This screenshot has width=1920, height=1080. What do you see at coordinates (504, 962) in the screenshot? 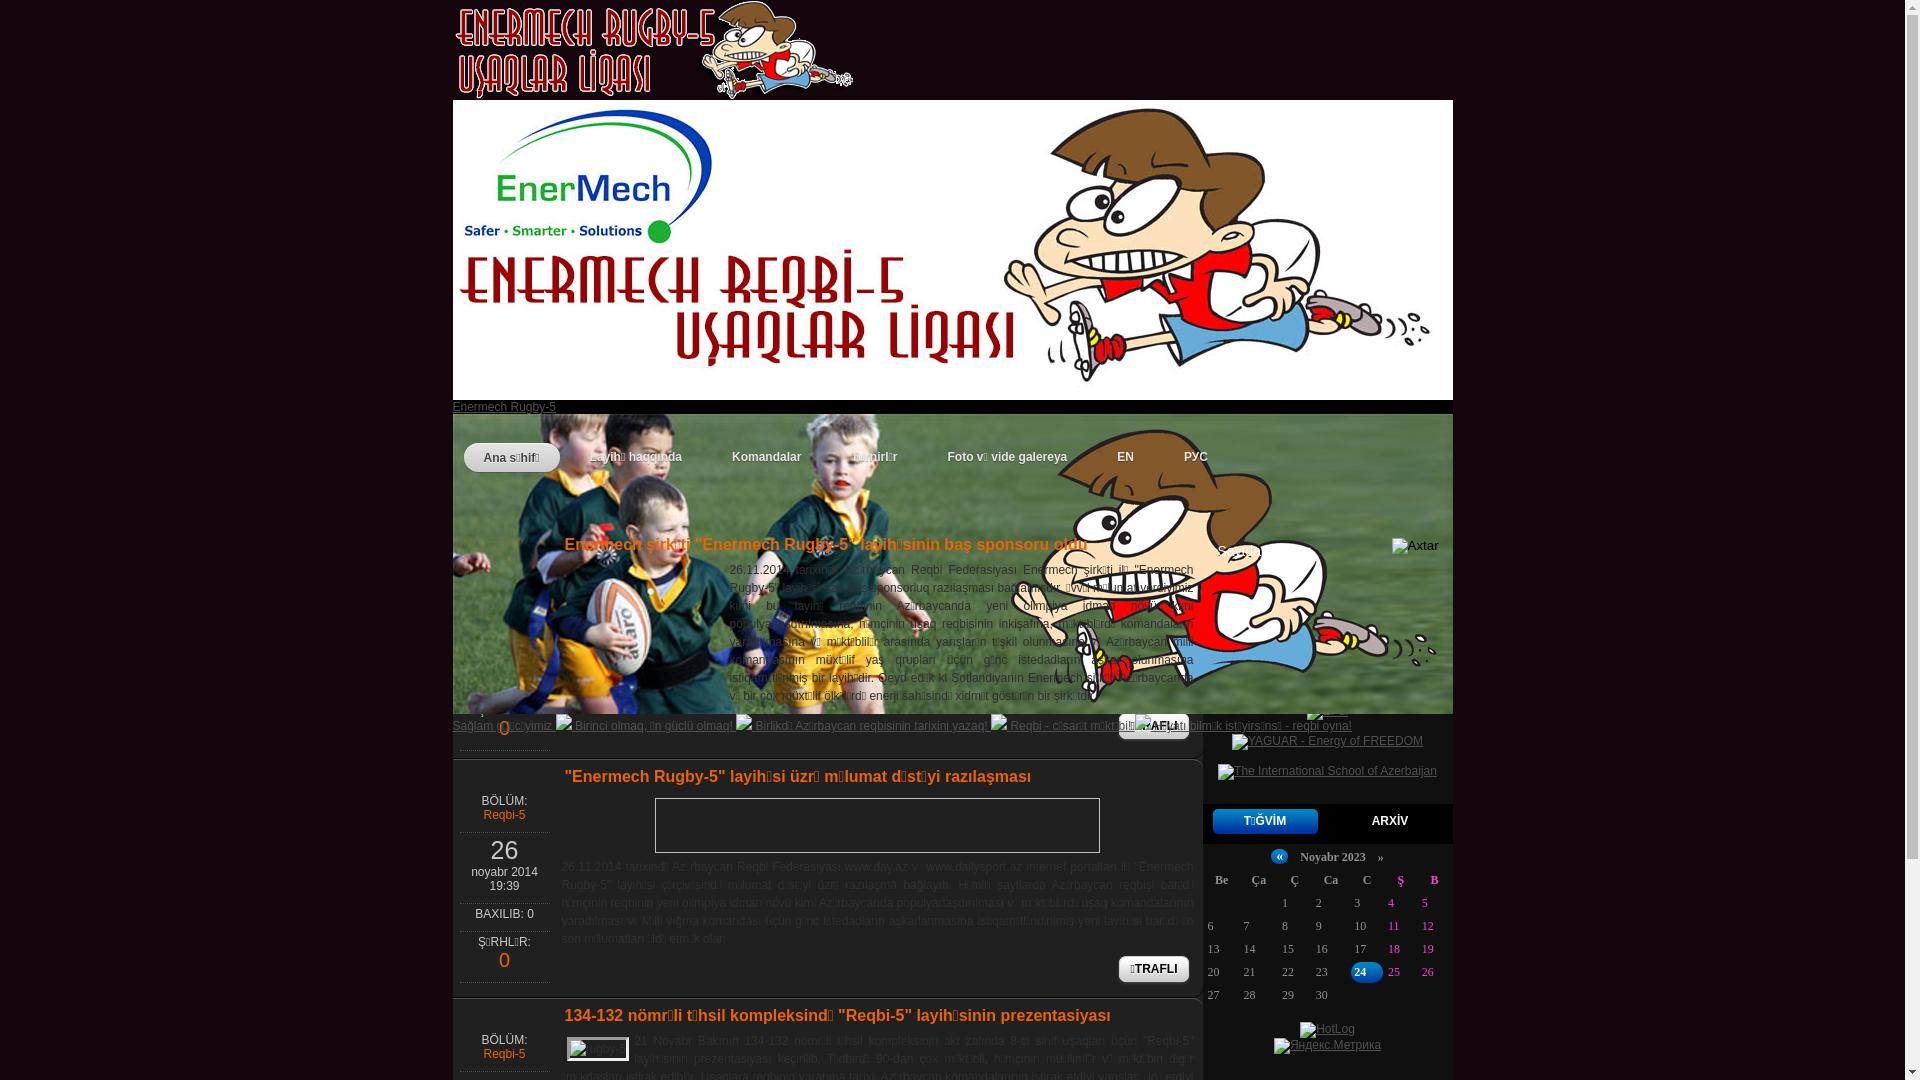
I see `'0'` at bounding box center [504, 962].